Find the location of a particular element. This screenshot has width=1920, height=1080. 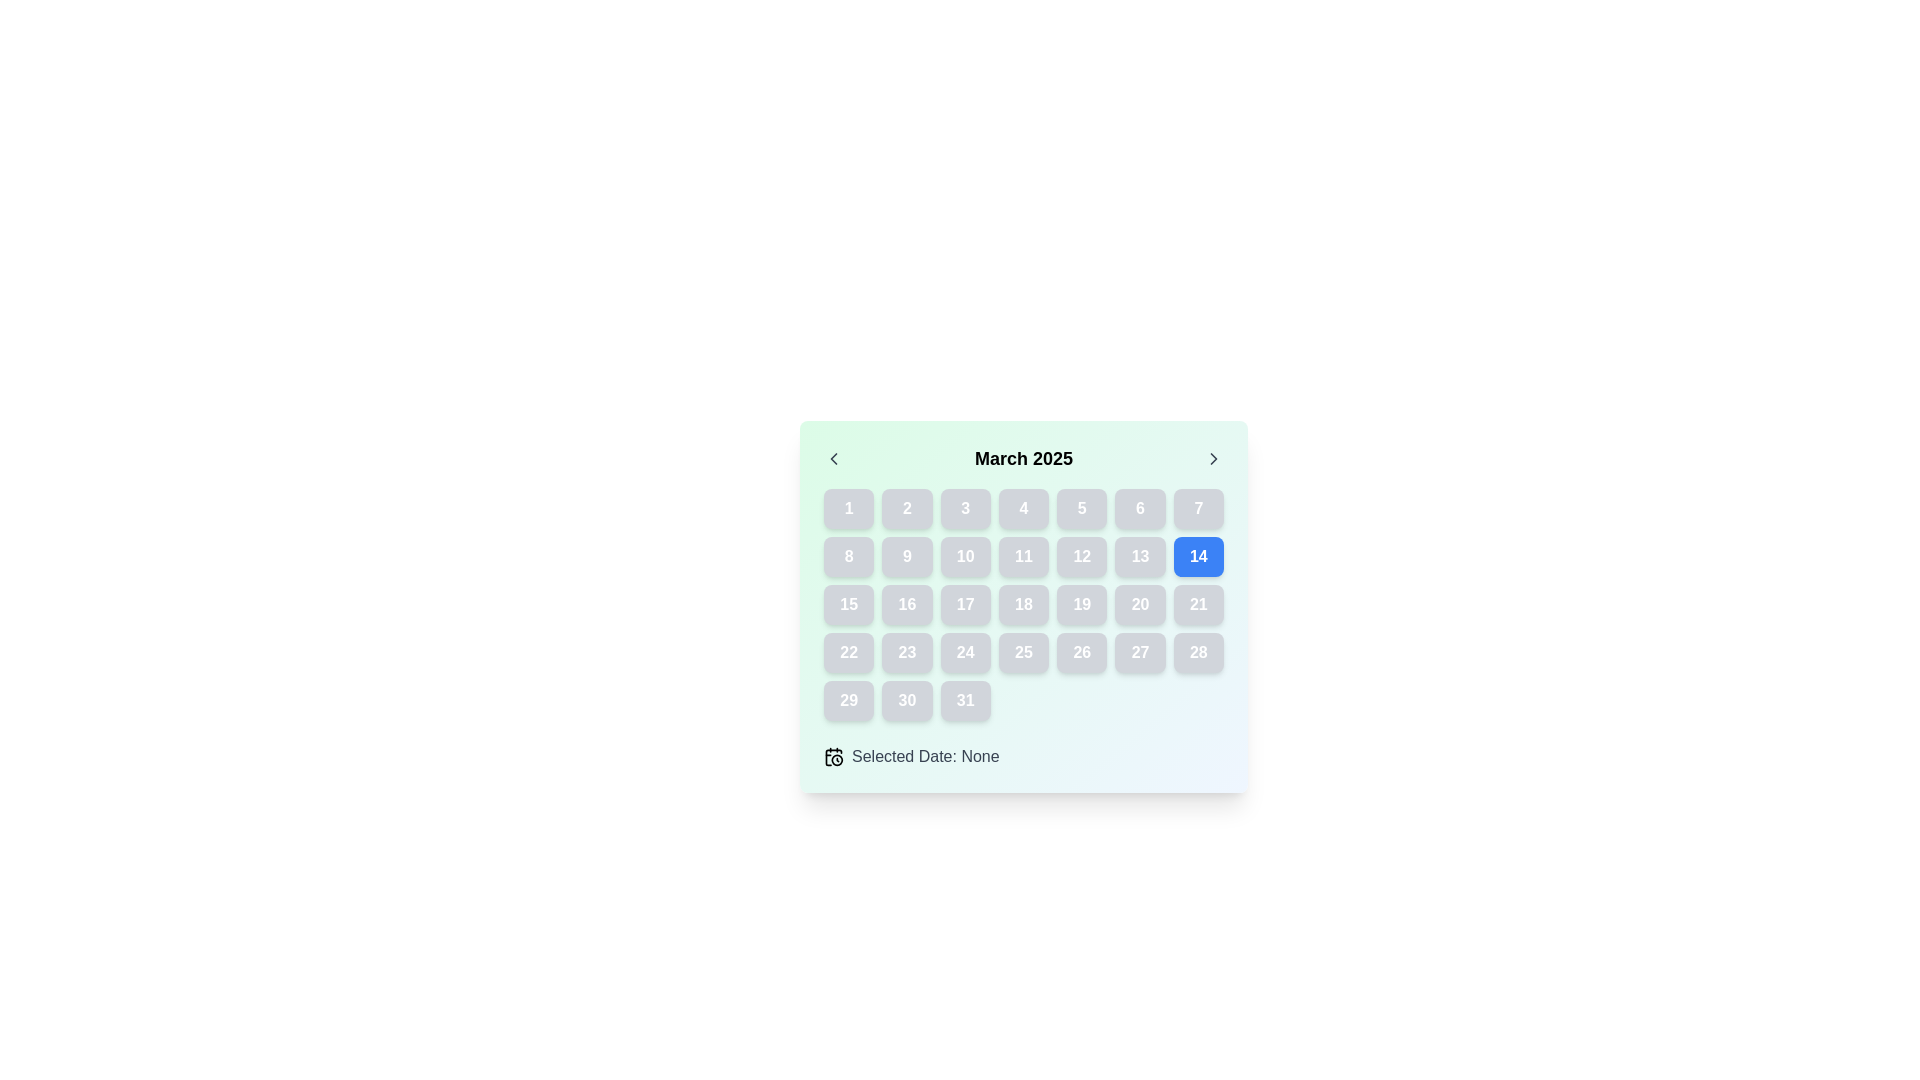

the rectangular button in the calendar grid displaying the number '14' is located at coordinates (1198, 556).